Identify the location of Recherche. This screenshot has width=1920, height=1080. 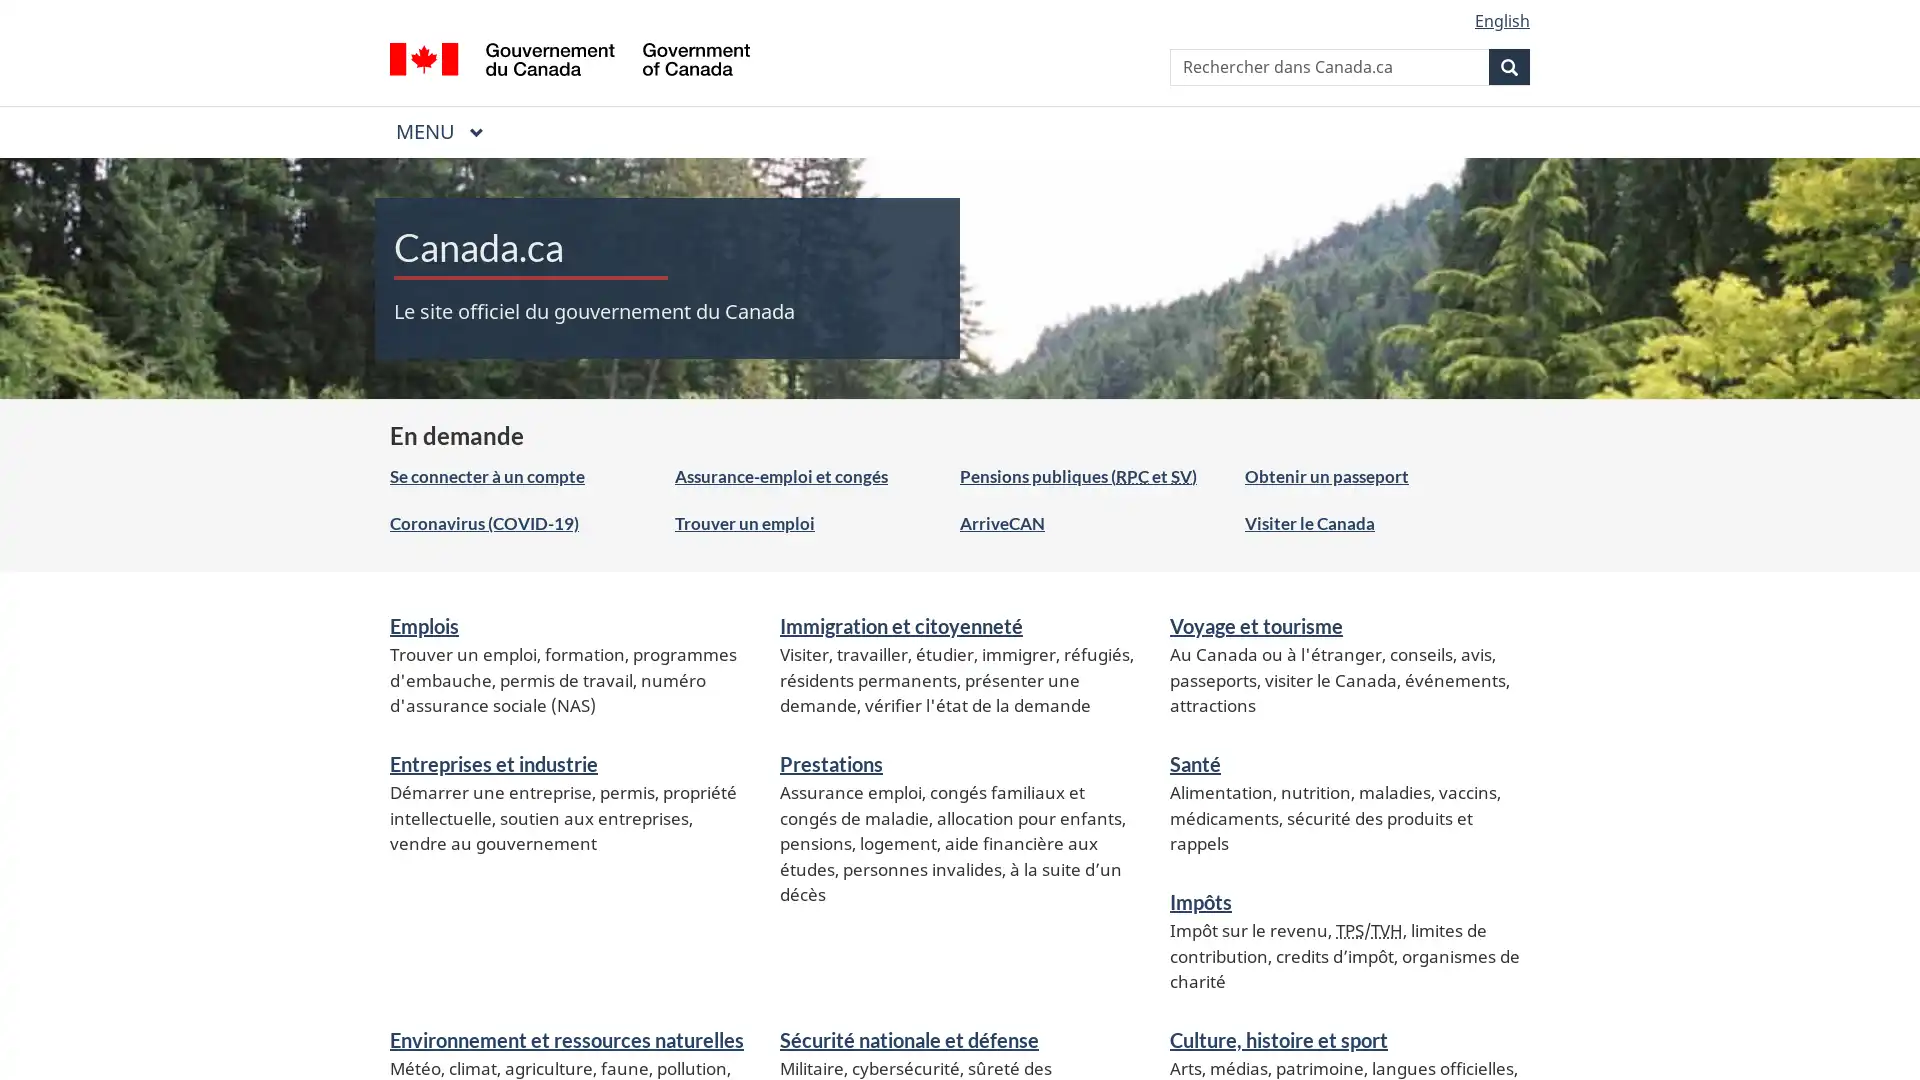
(1509, 65).